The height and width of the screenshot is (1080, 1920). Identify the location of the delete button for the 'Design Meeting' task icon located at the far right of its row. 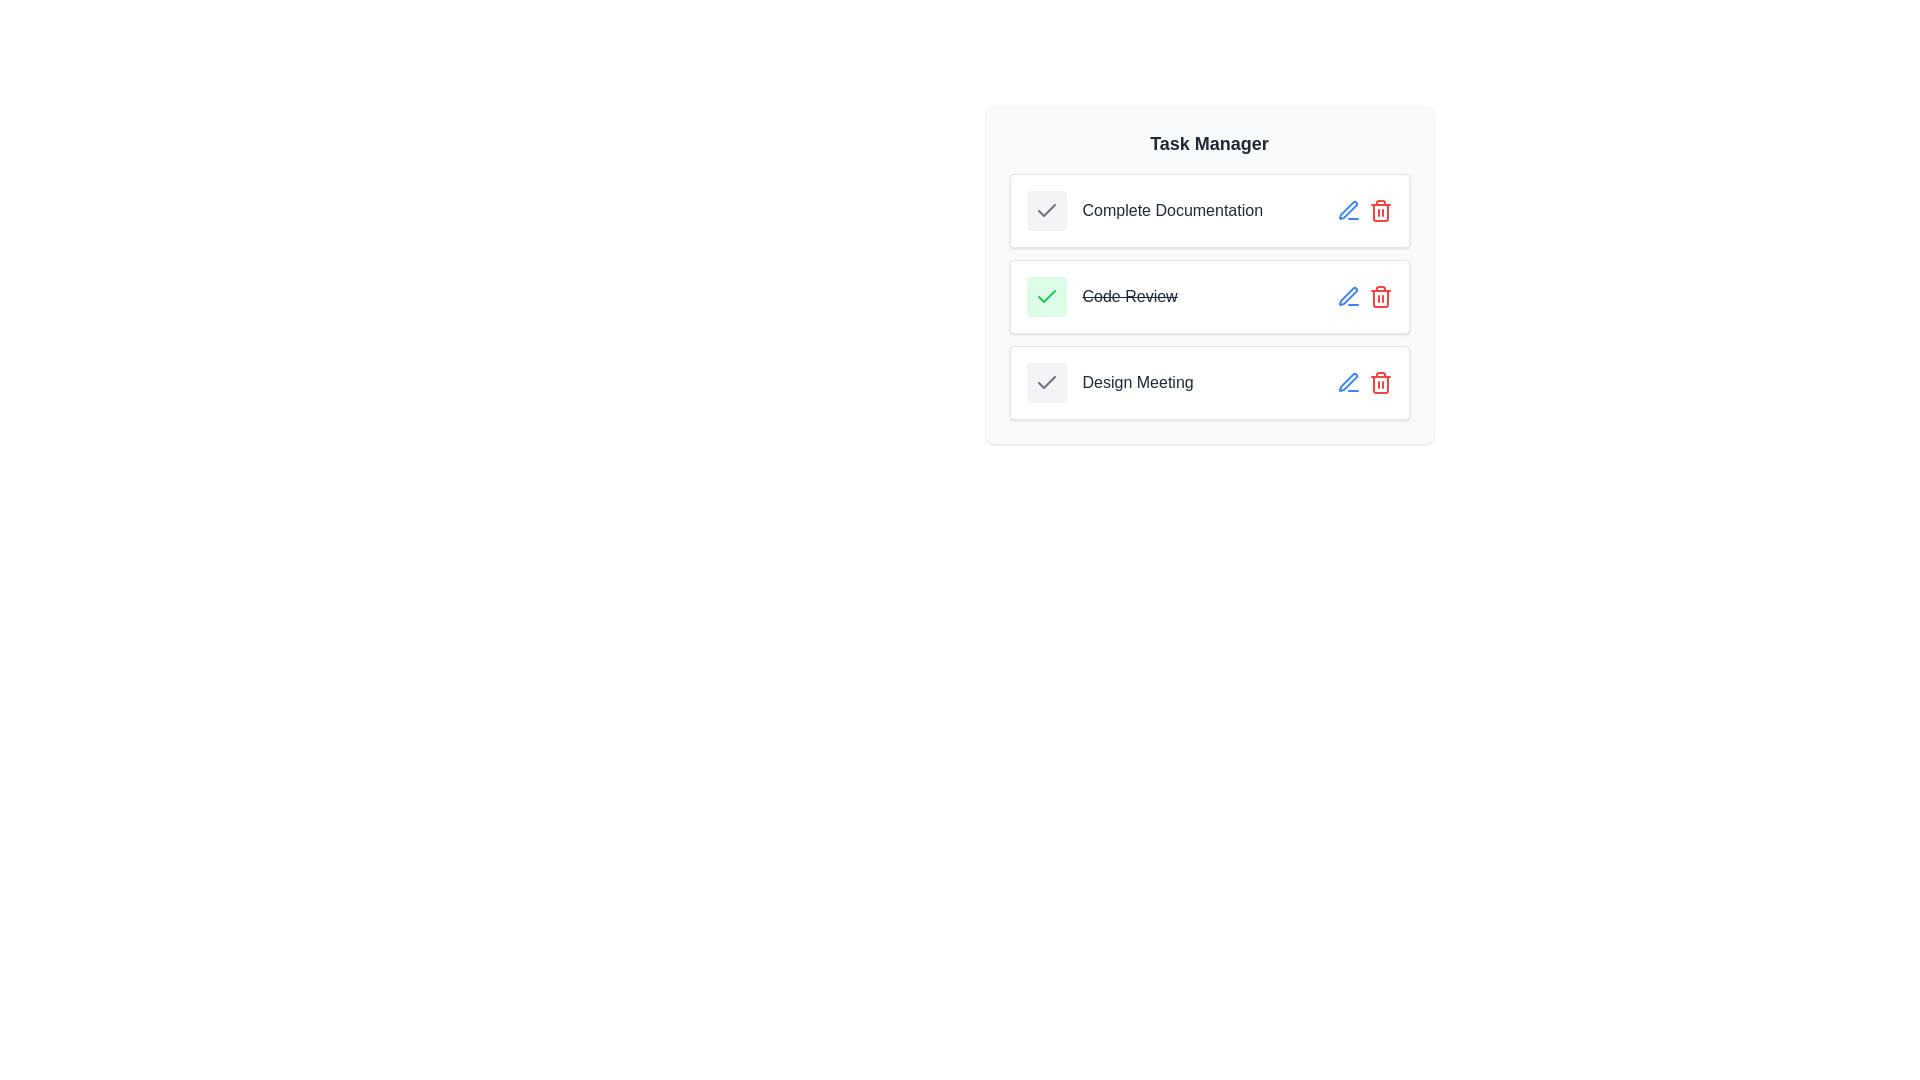
(1379, 382).